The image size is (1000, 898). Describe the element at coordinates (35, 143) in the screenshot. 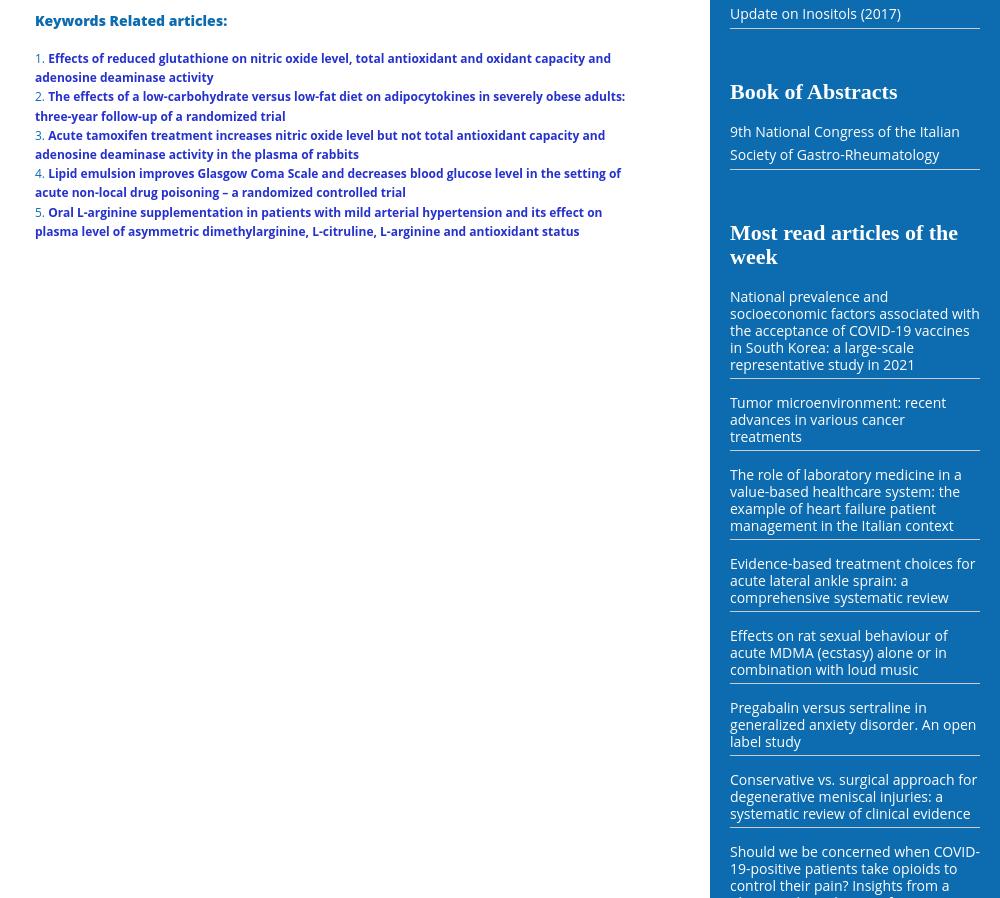

I see `'Acute tamoxifen treatment increases nitric oxide level but not total antioxidant capacity and adenosine deaminase activity in the plasma of rabbits'` at that location.